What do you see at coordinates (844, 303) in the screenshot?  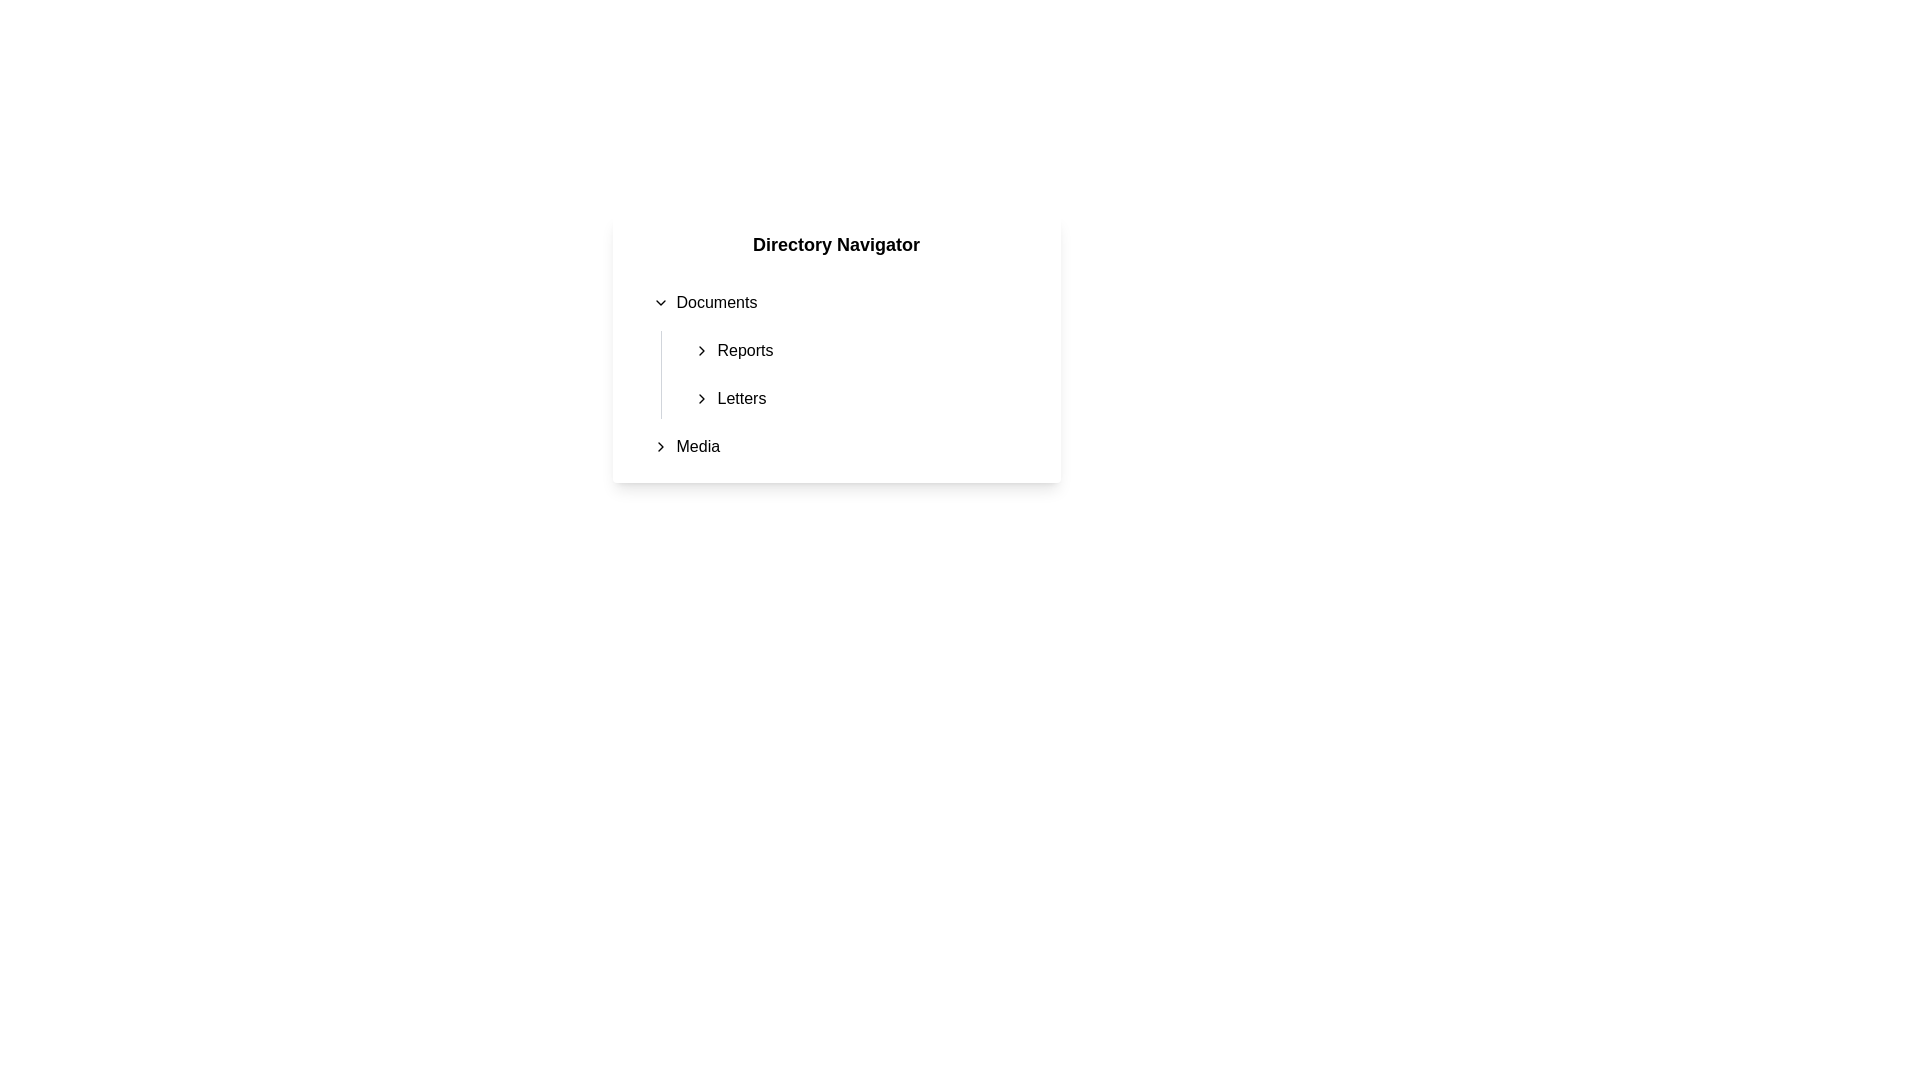 I see `the first interactive list item in the hierarchical navigation menu that expands the 'Documents' section` at bounding box center [844, 303].